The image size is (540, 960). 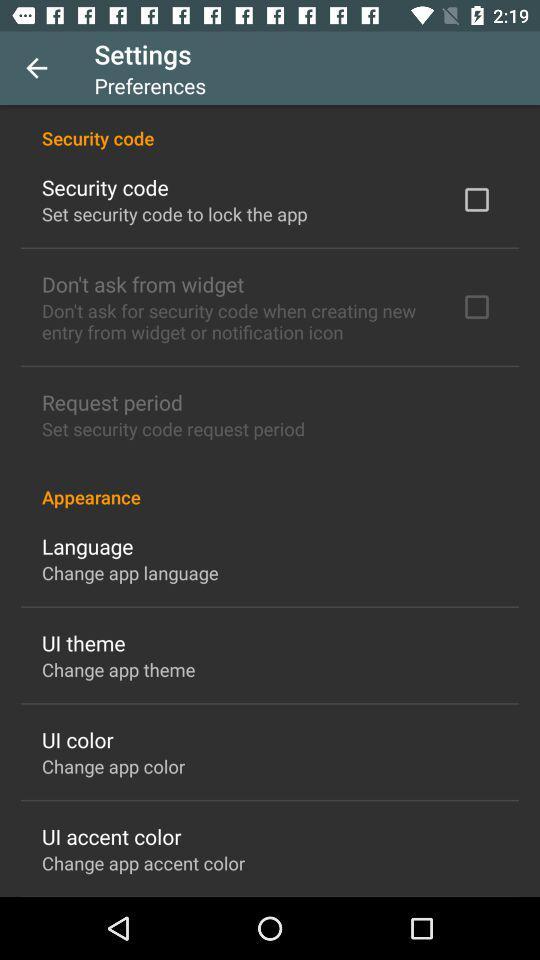 What do you see at coordinates (270, 485) in the screenshot?
I see `appearance item` at bounding box center [270, 485].